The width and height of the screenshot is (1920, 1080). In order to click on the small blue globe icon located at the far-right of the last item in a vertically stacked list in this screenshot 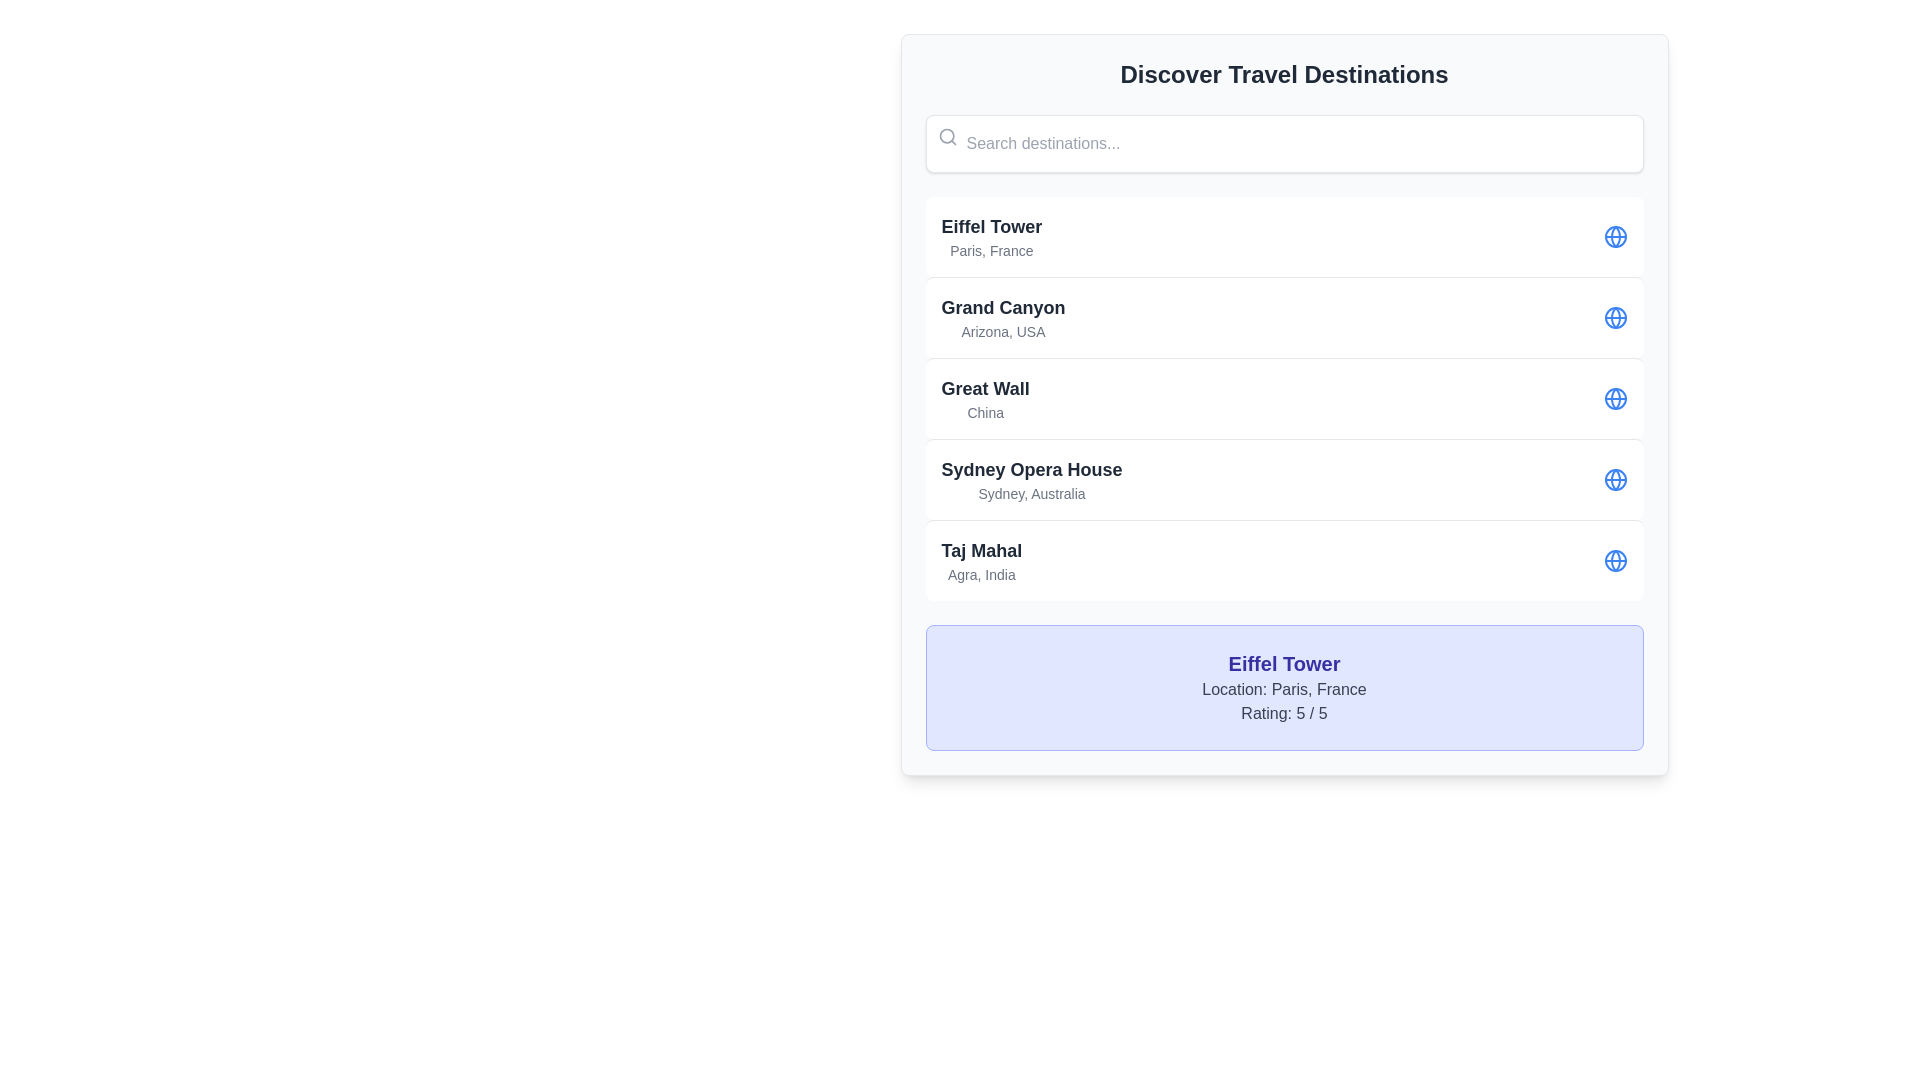, I will do `click(1615, 560)`.